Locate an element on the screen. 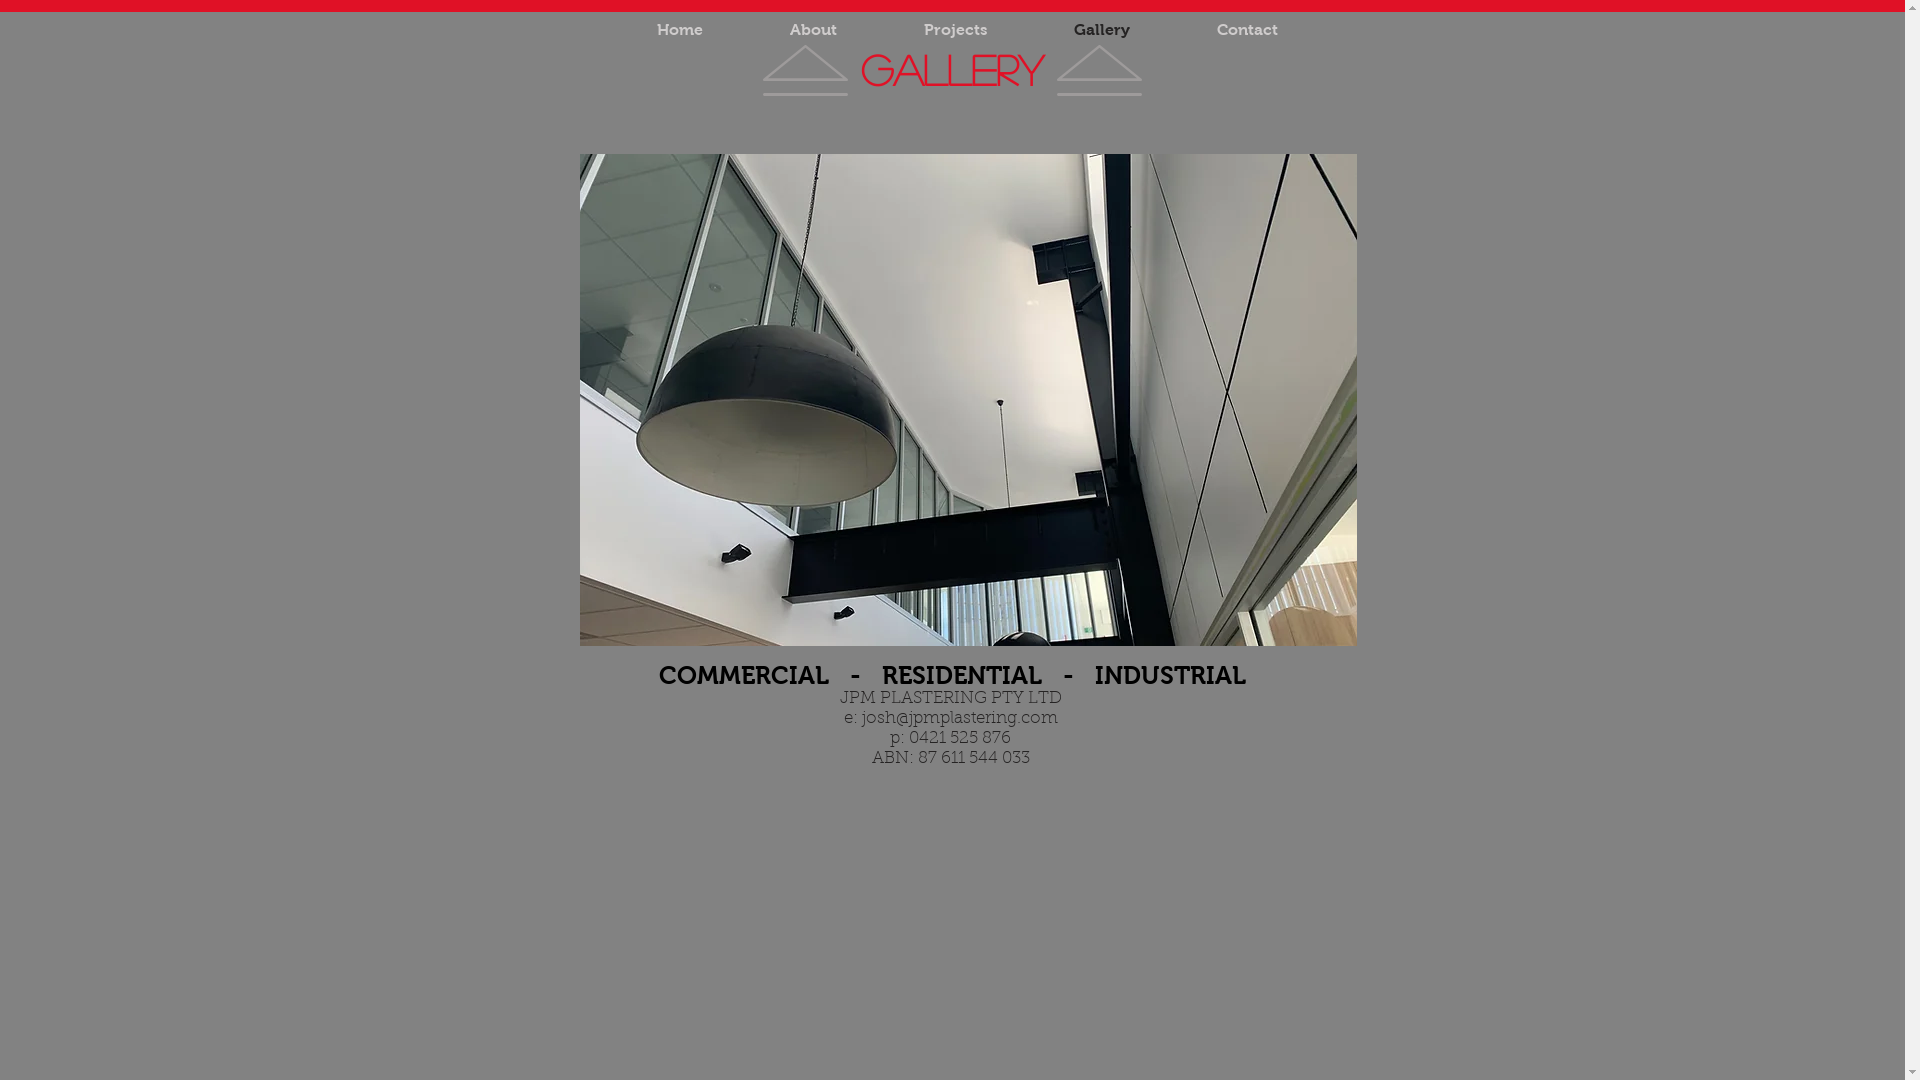  'Gallery' is located at coordinates (1100, 30).